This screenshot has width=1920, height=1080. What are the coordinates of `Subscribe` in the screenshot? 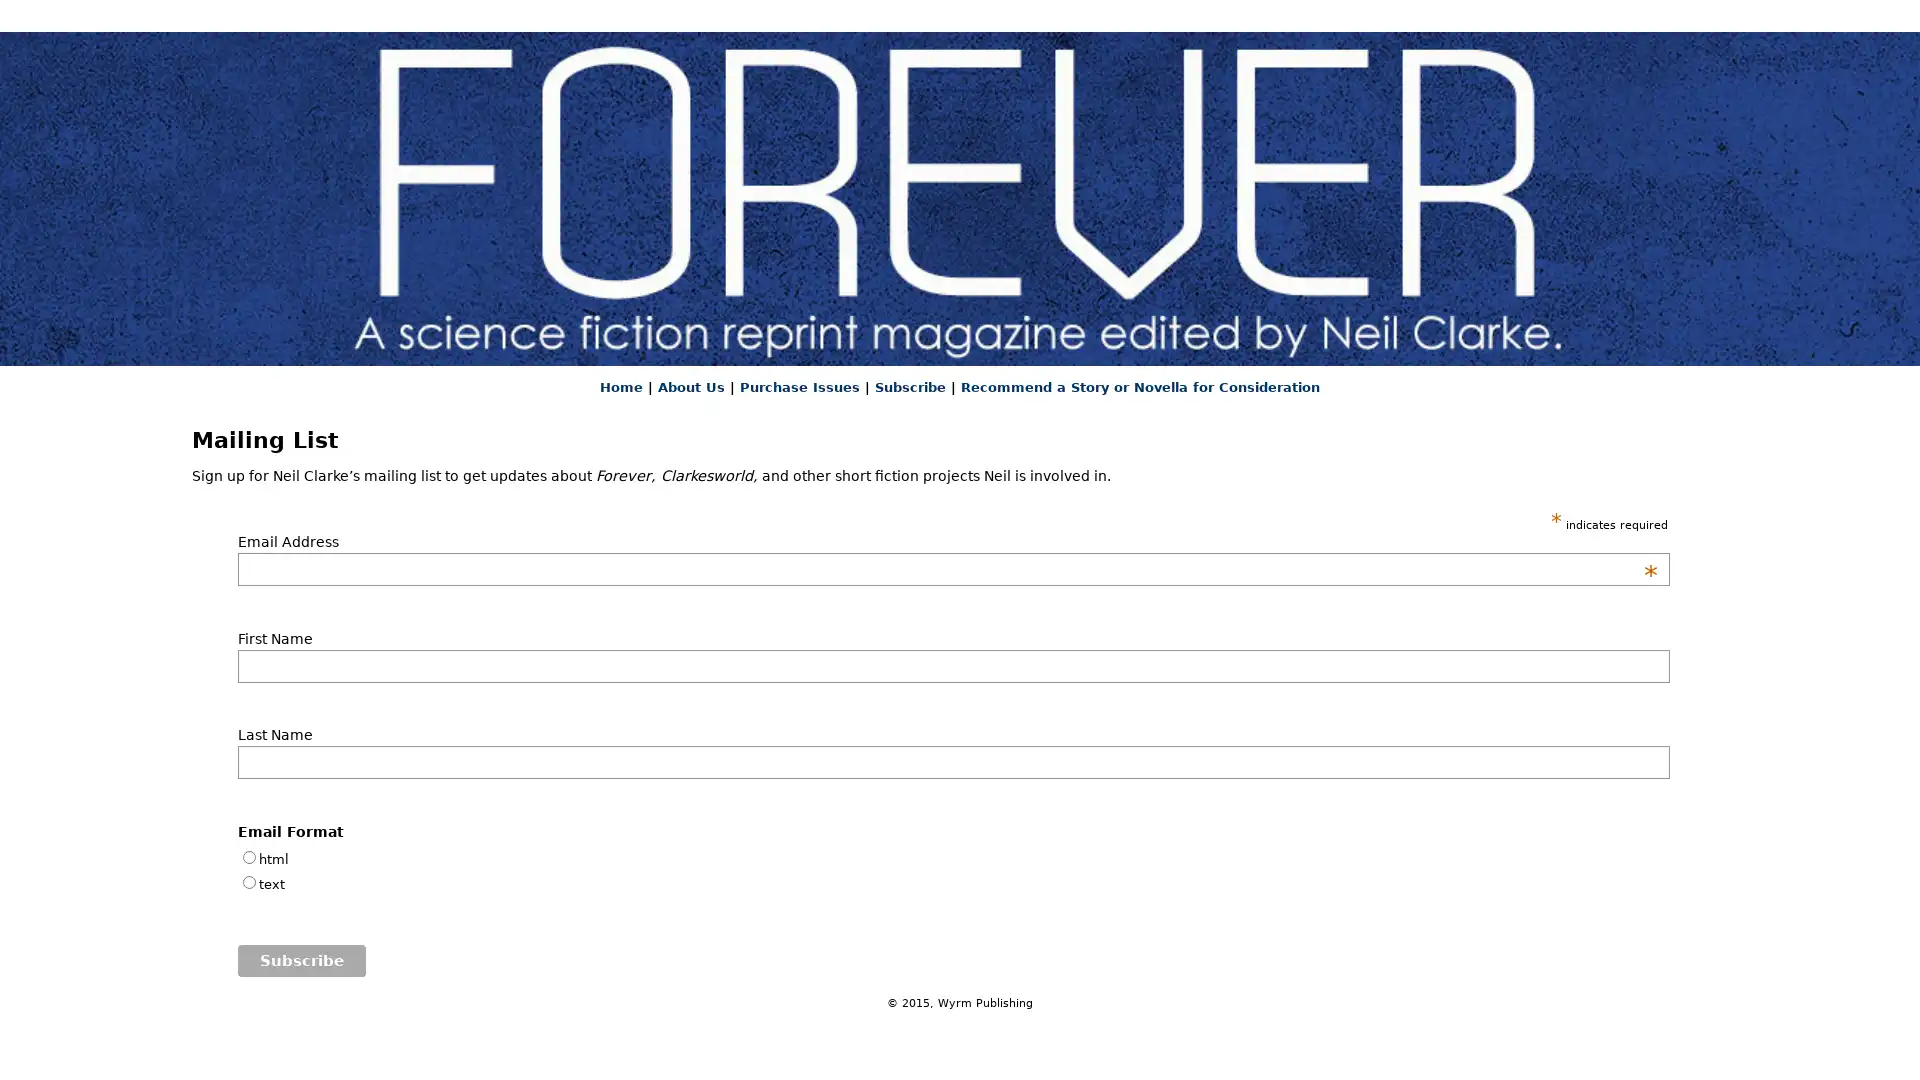 It's located at (301, 959).